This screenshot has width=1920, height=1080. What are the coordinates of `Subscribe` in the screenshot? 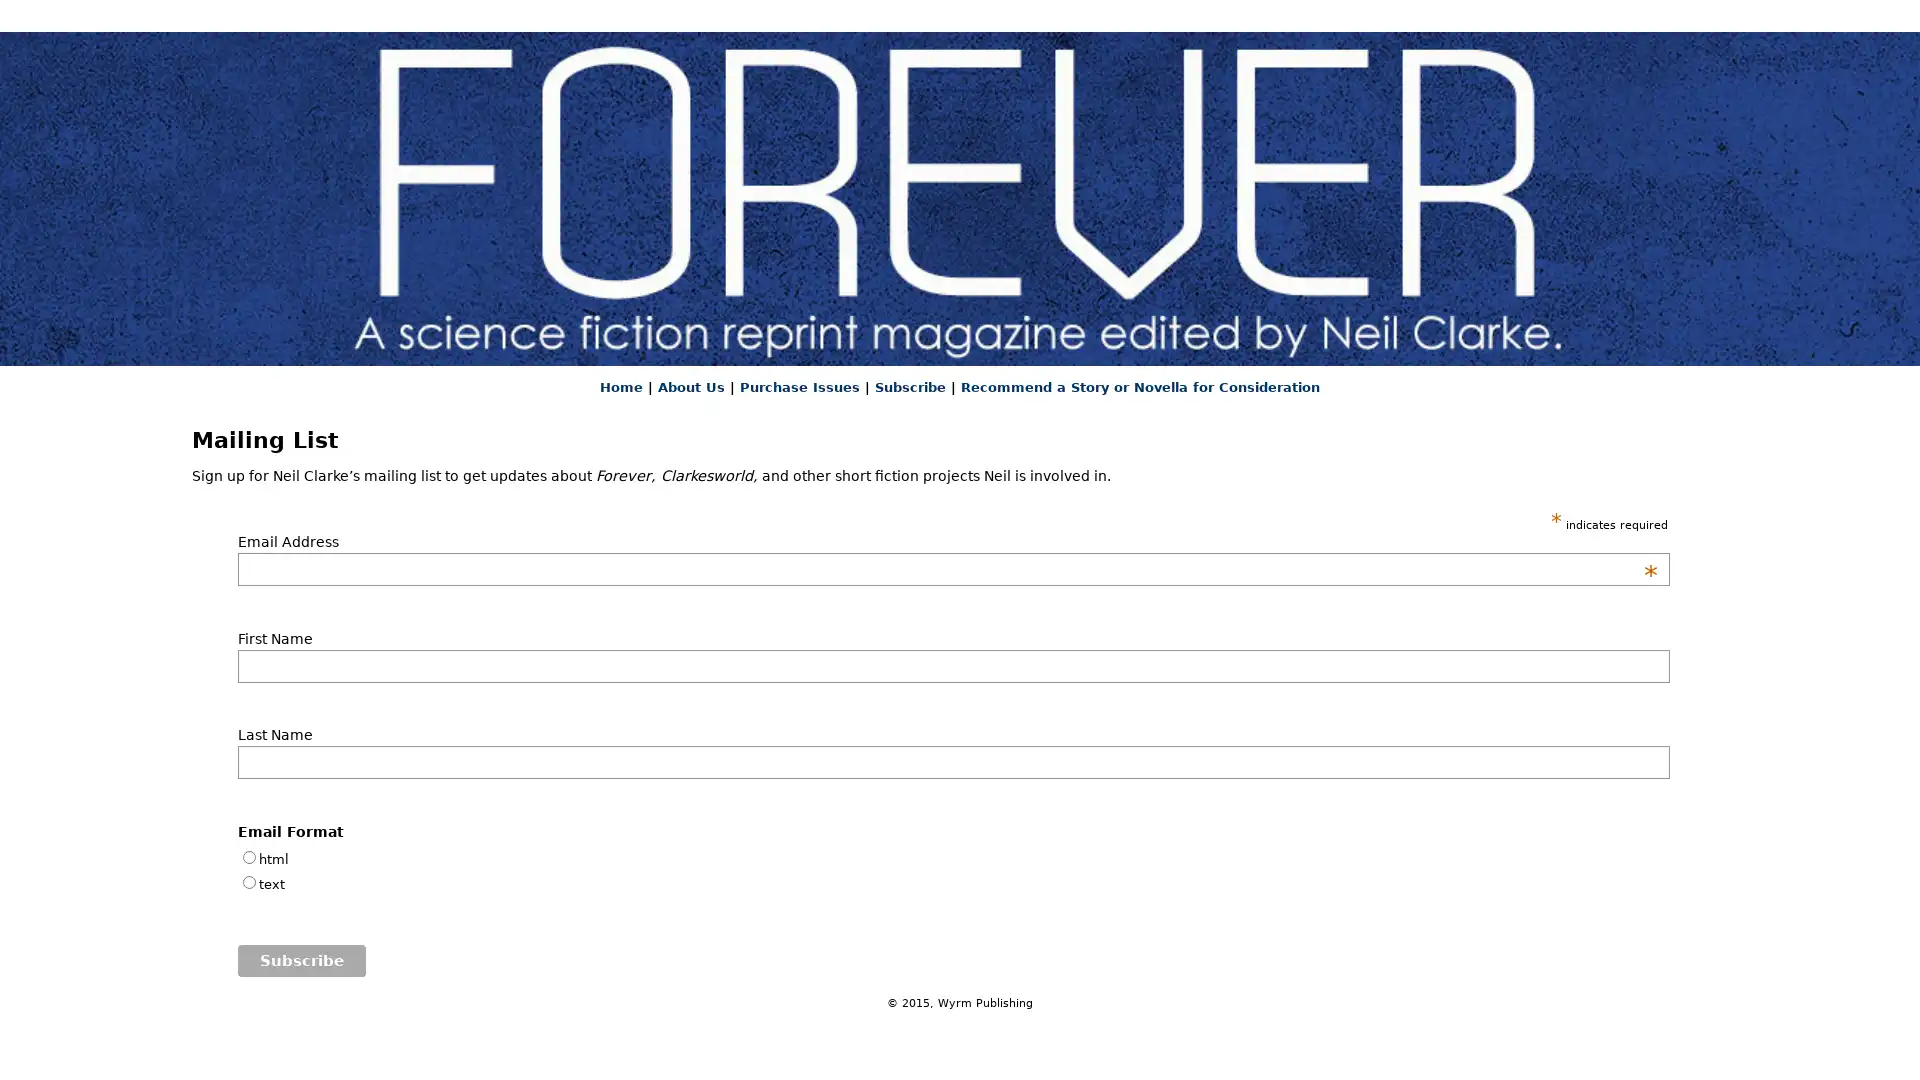 It's located at (301, 959).